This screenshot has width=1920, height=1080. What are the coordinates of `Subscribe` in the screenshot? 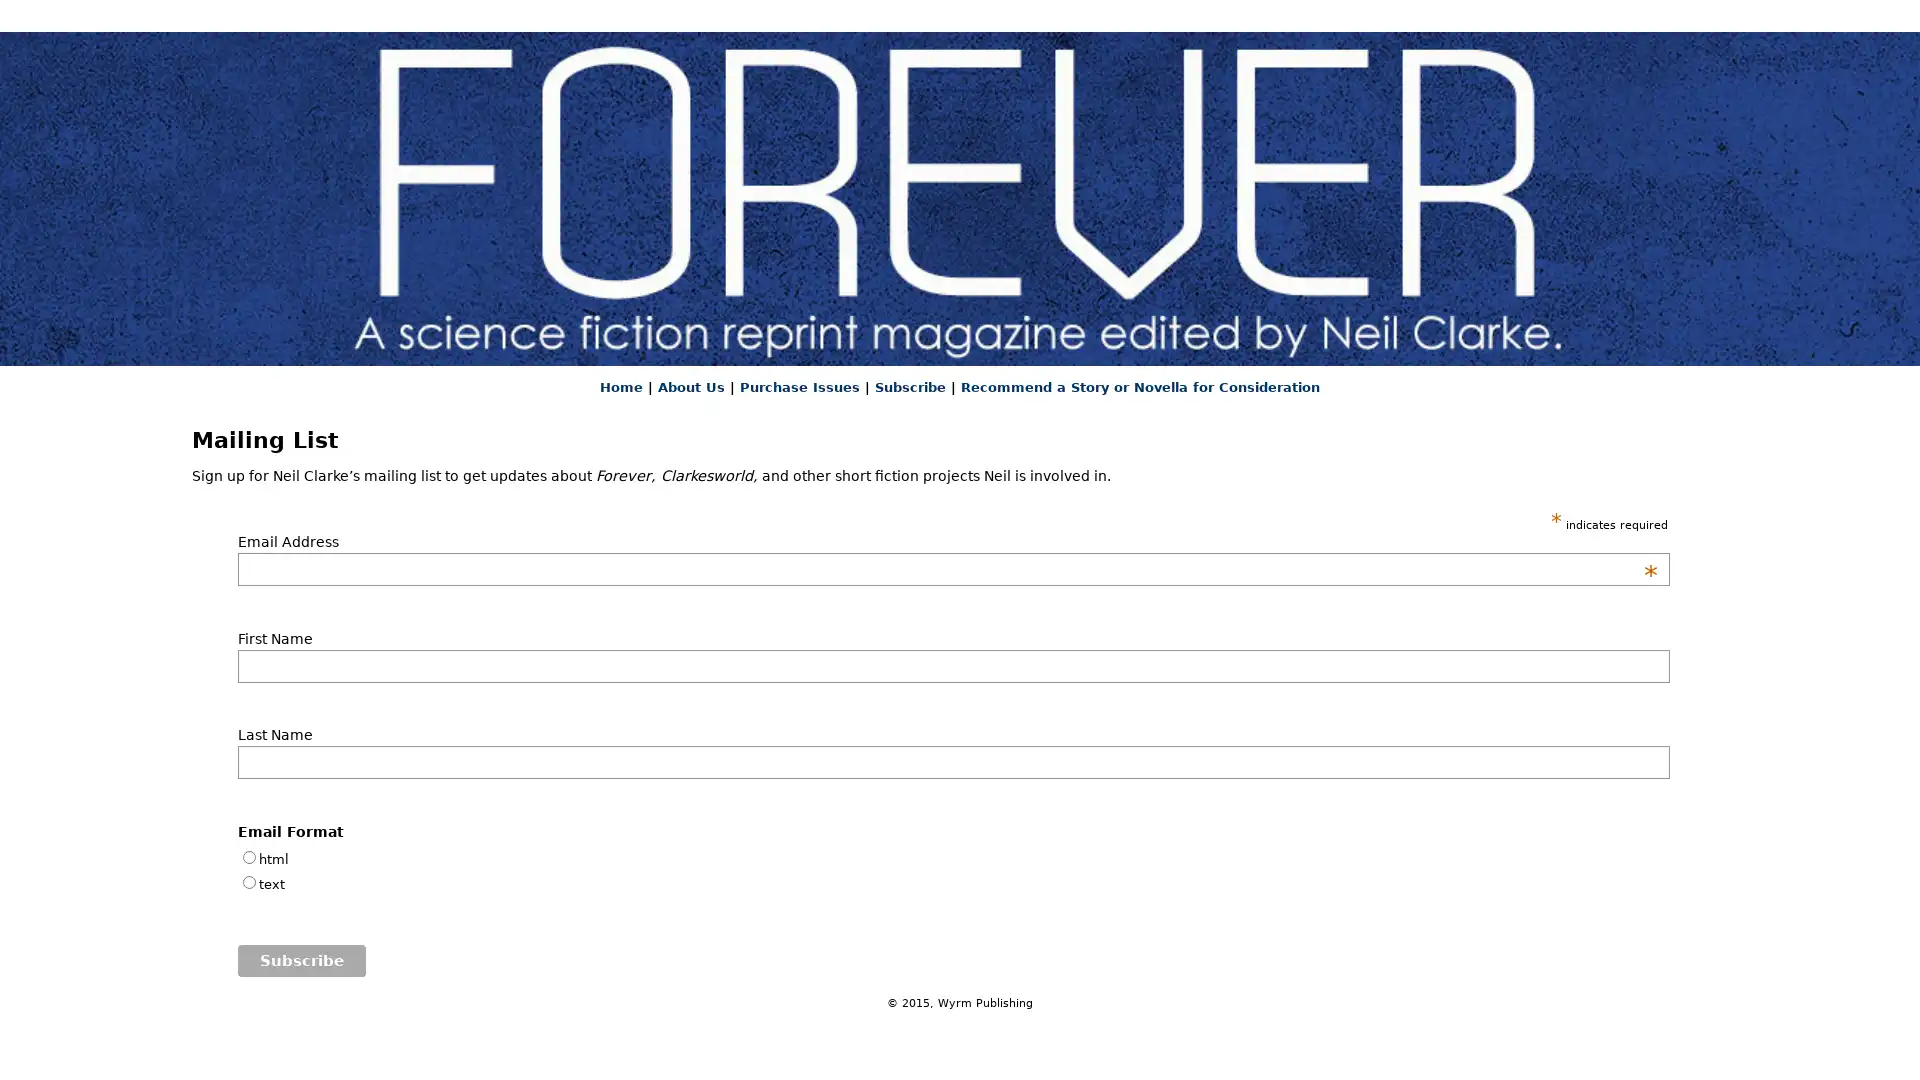 It's located at (301, 959).